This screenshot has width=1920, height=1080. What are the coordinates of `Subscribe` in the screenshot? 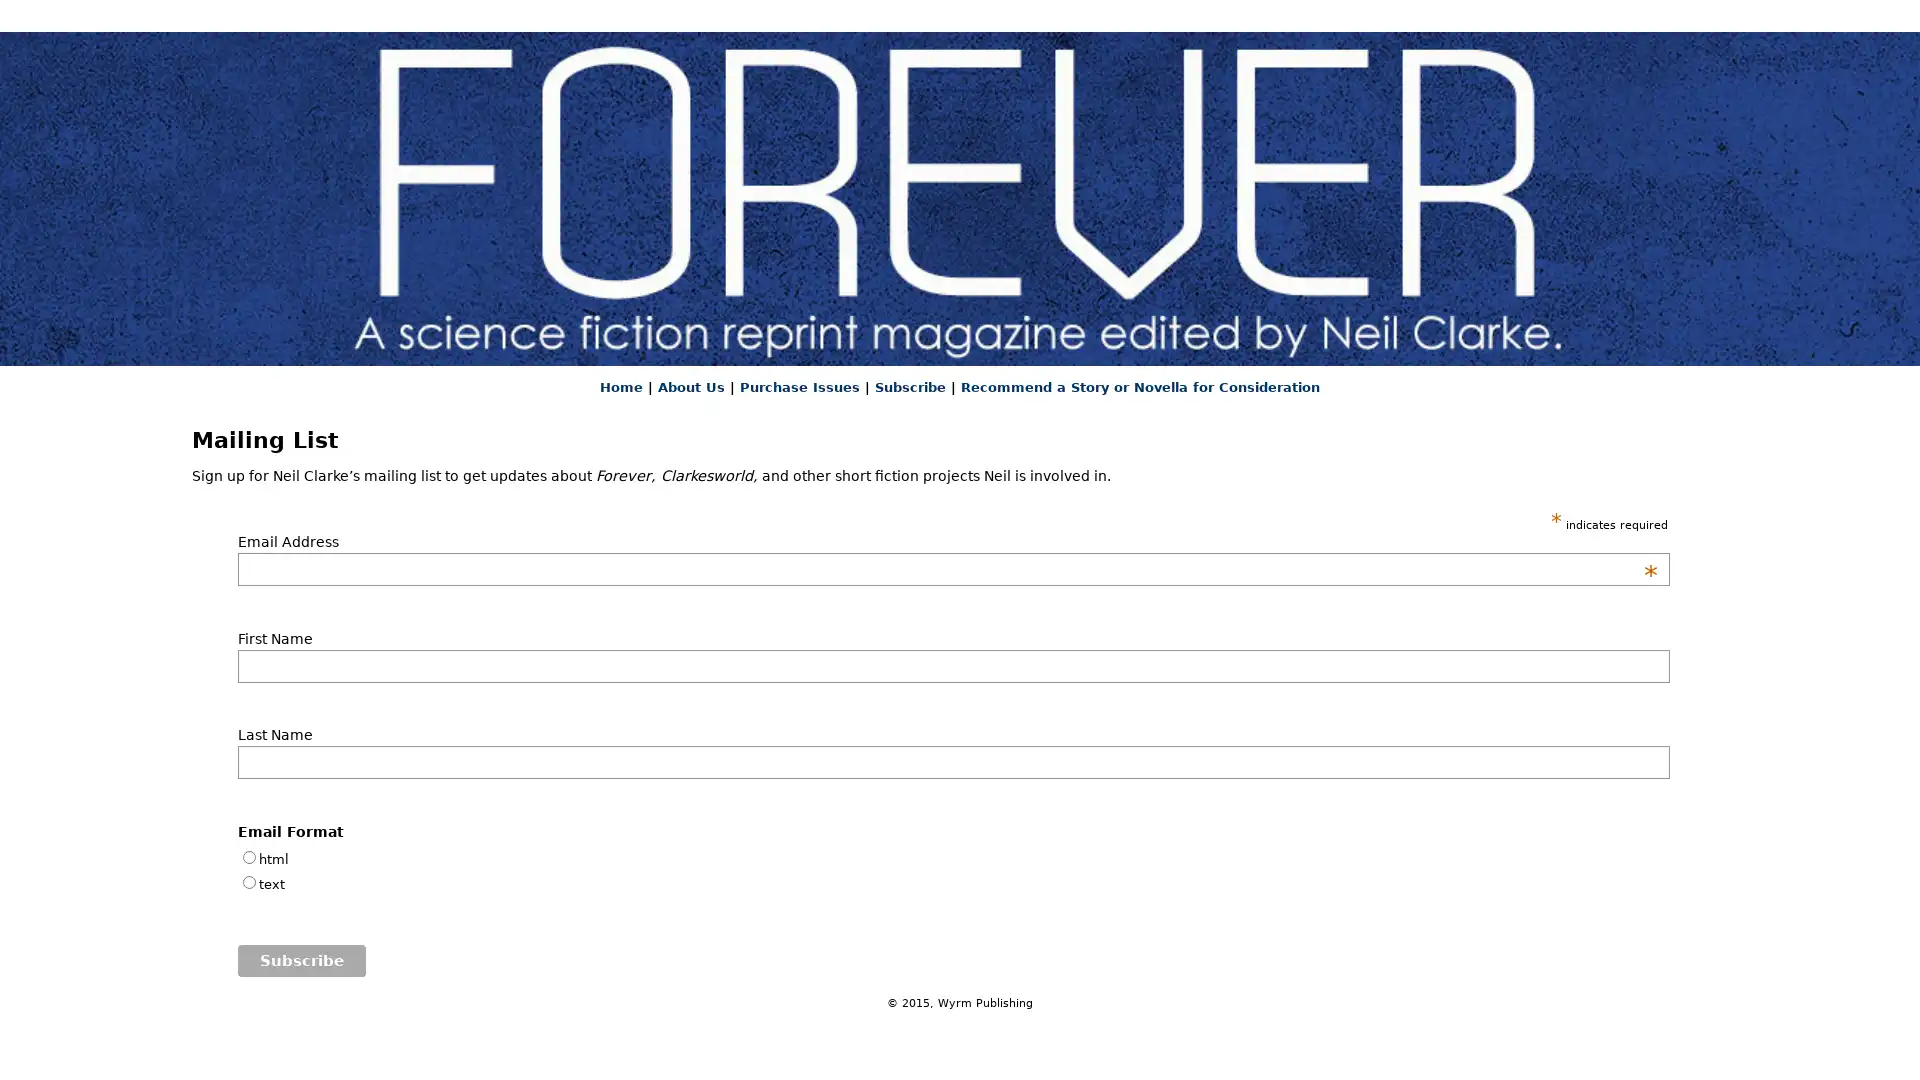 It's located at (301, 959).